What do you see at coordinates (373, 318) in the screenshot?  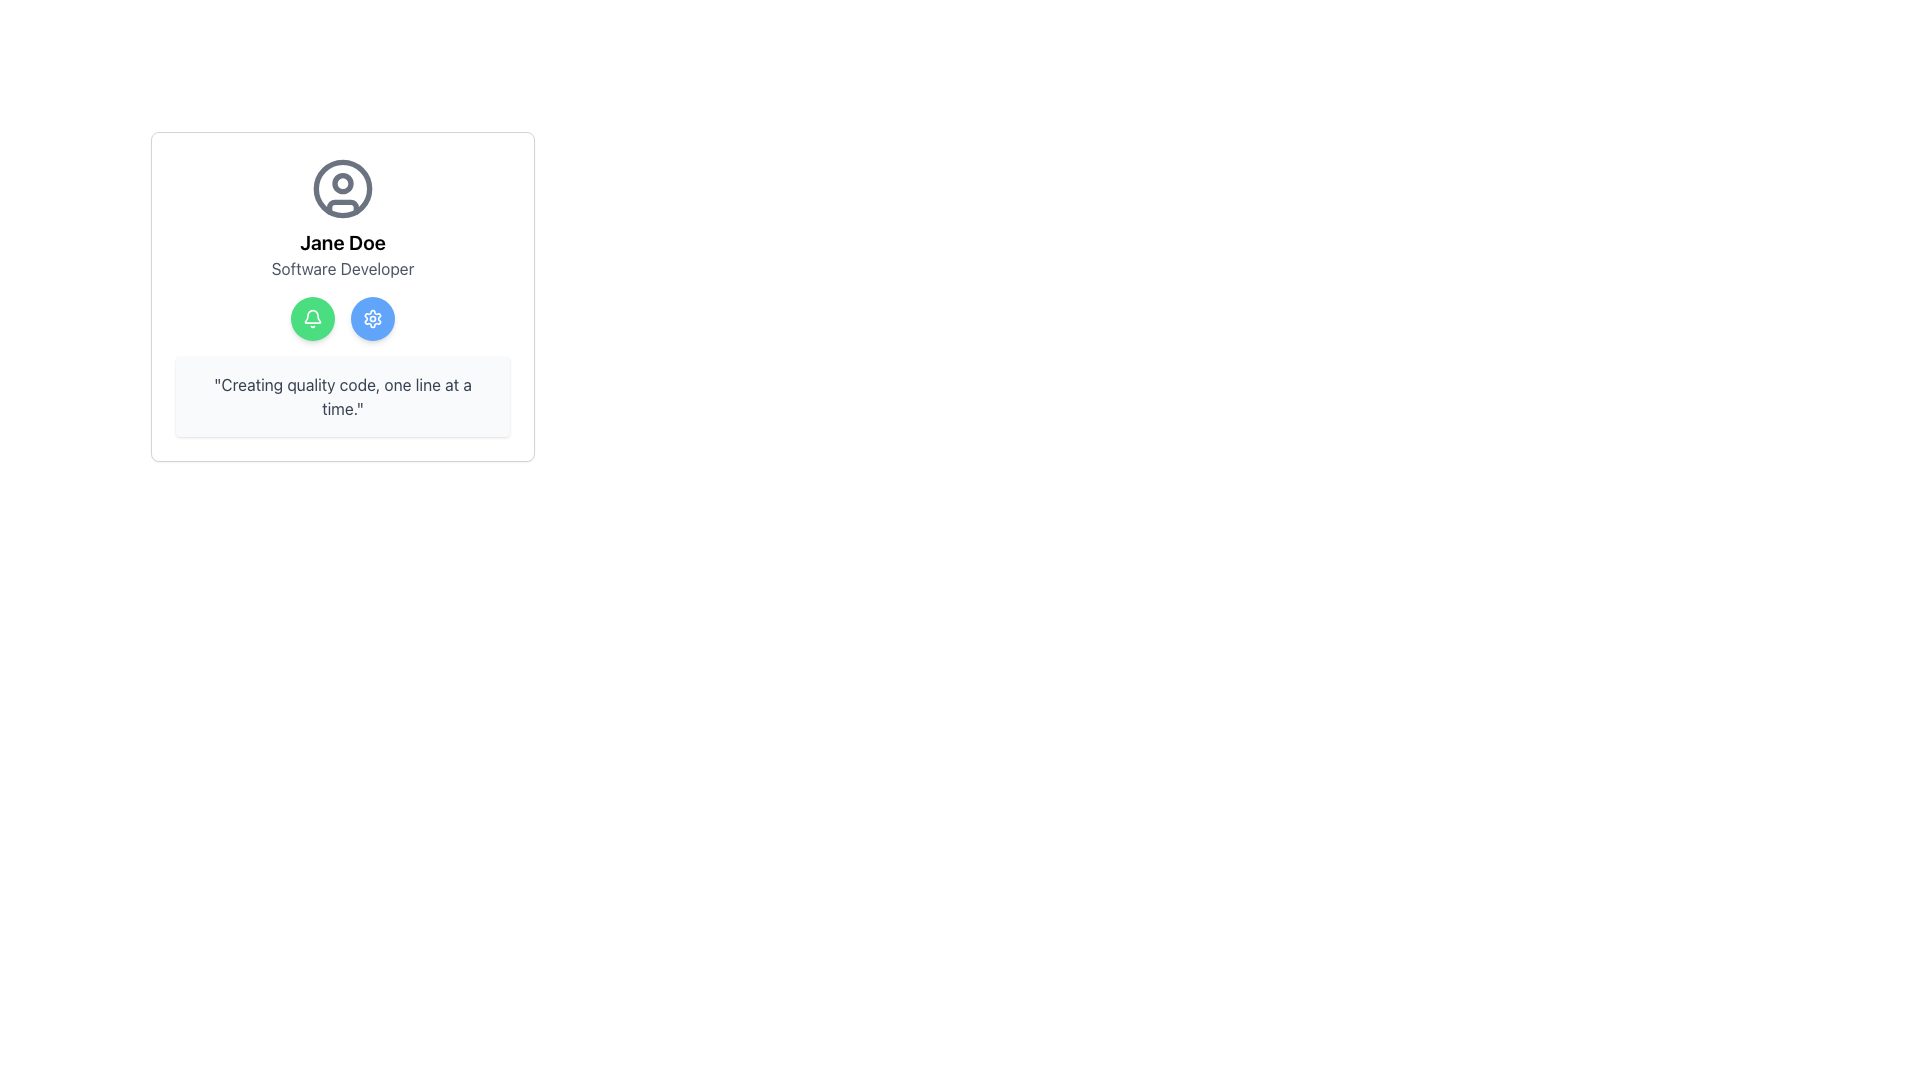 I see `the cogwheel icon with white lines on a blue circular background` at bounding box center [373, 318].